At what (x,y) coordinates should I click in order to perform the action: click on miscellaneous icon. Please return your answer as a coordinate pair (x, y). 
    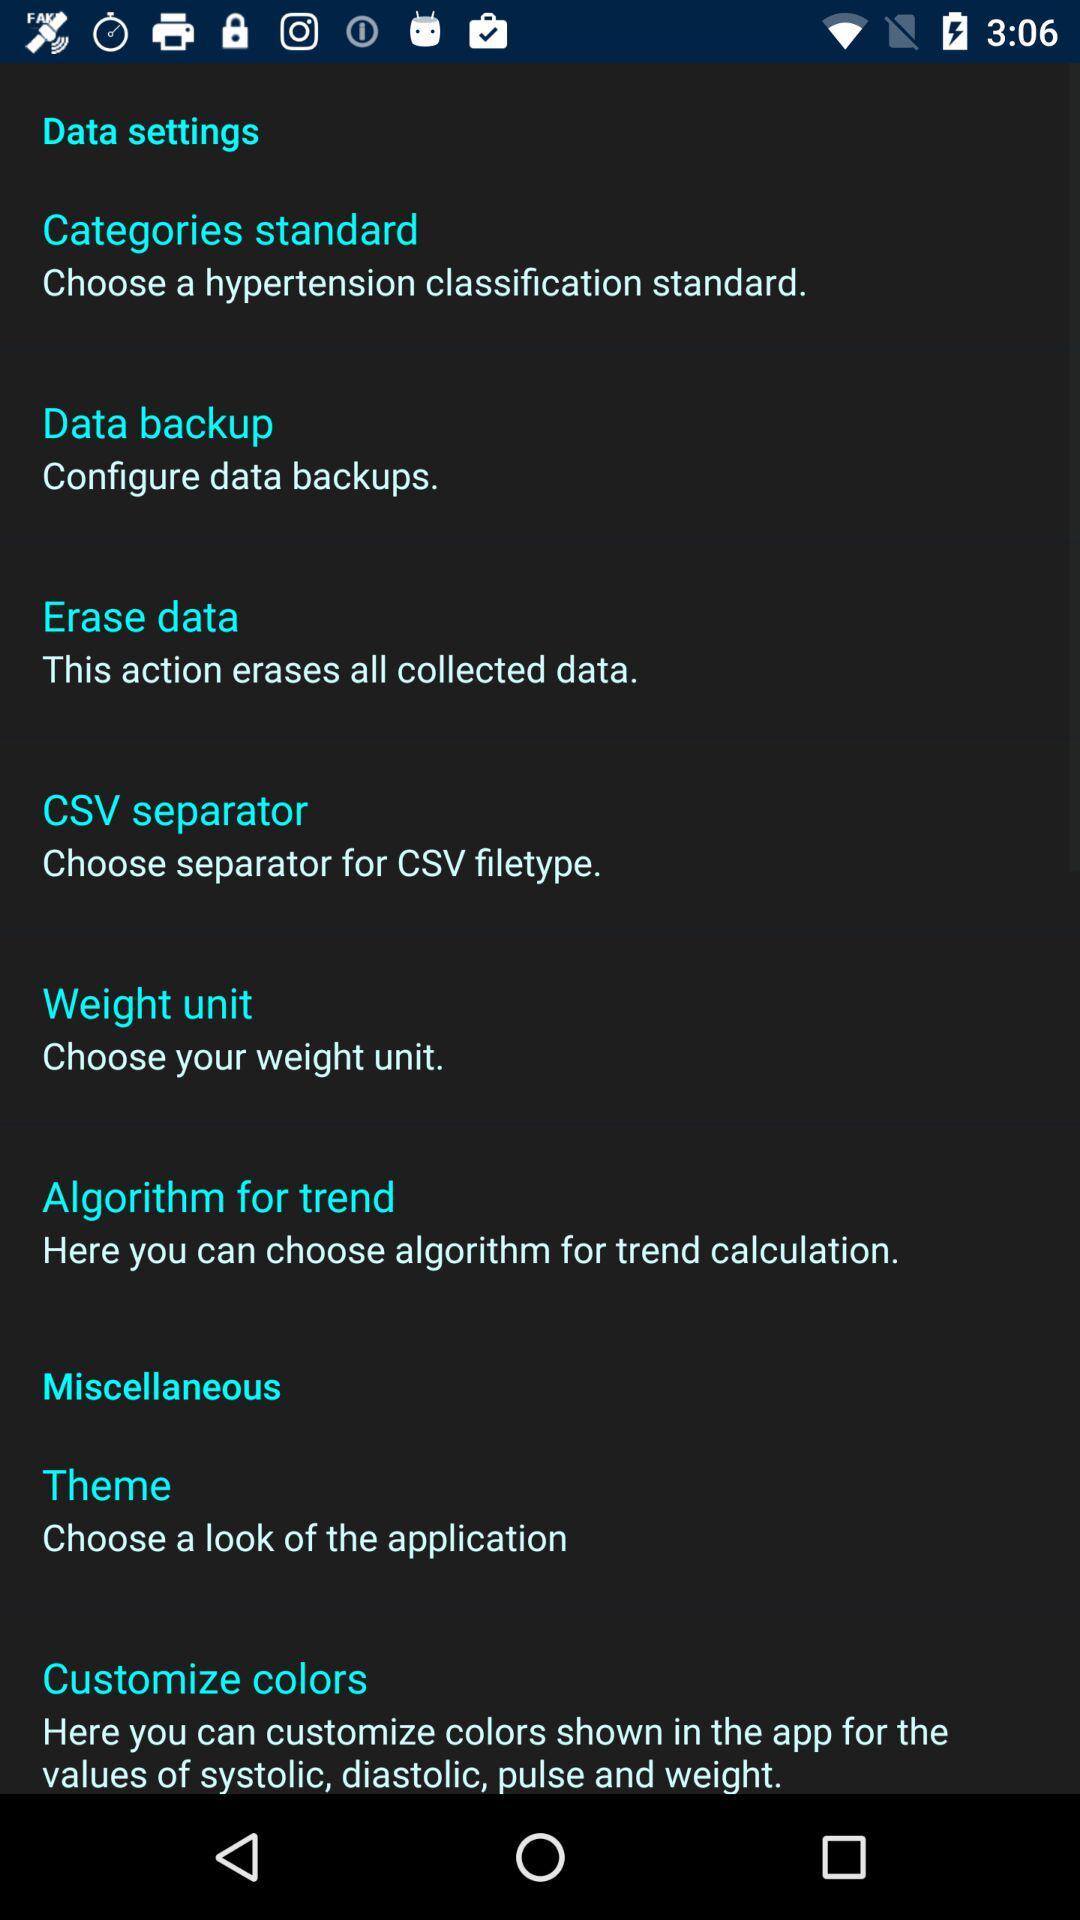
    Looking at the image, I should click on (540, 1363).